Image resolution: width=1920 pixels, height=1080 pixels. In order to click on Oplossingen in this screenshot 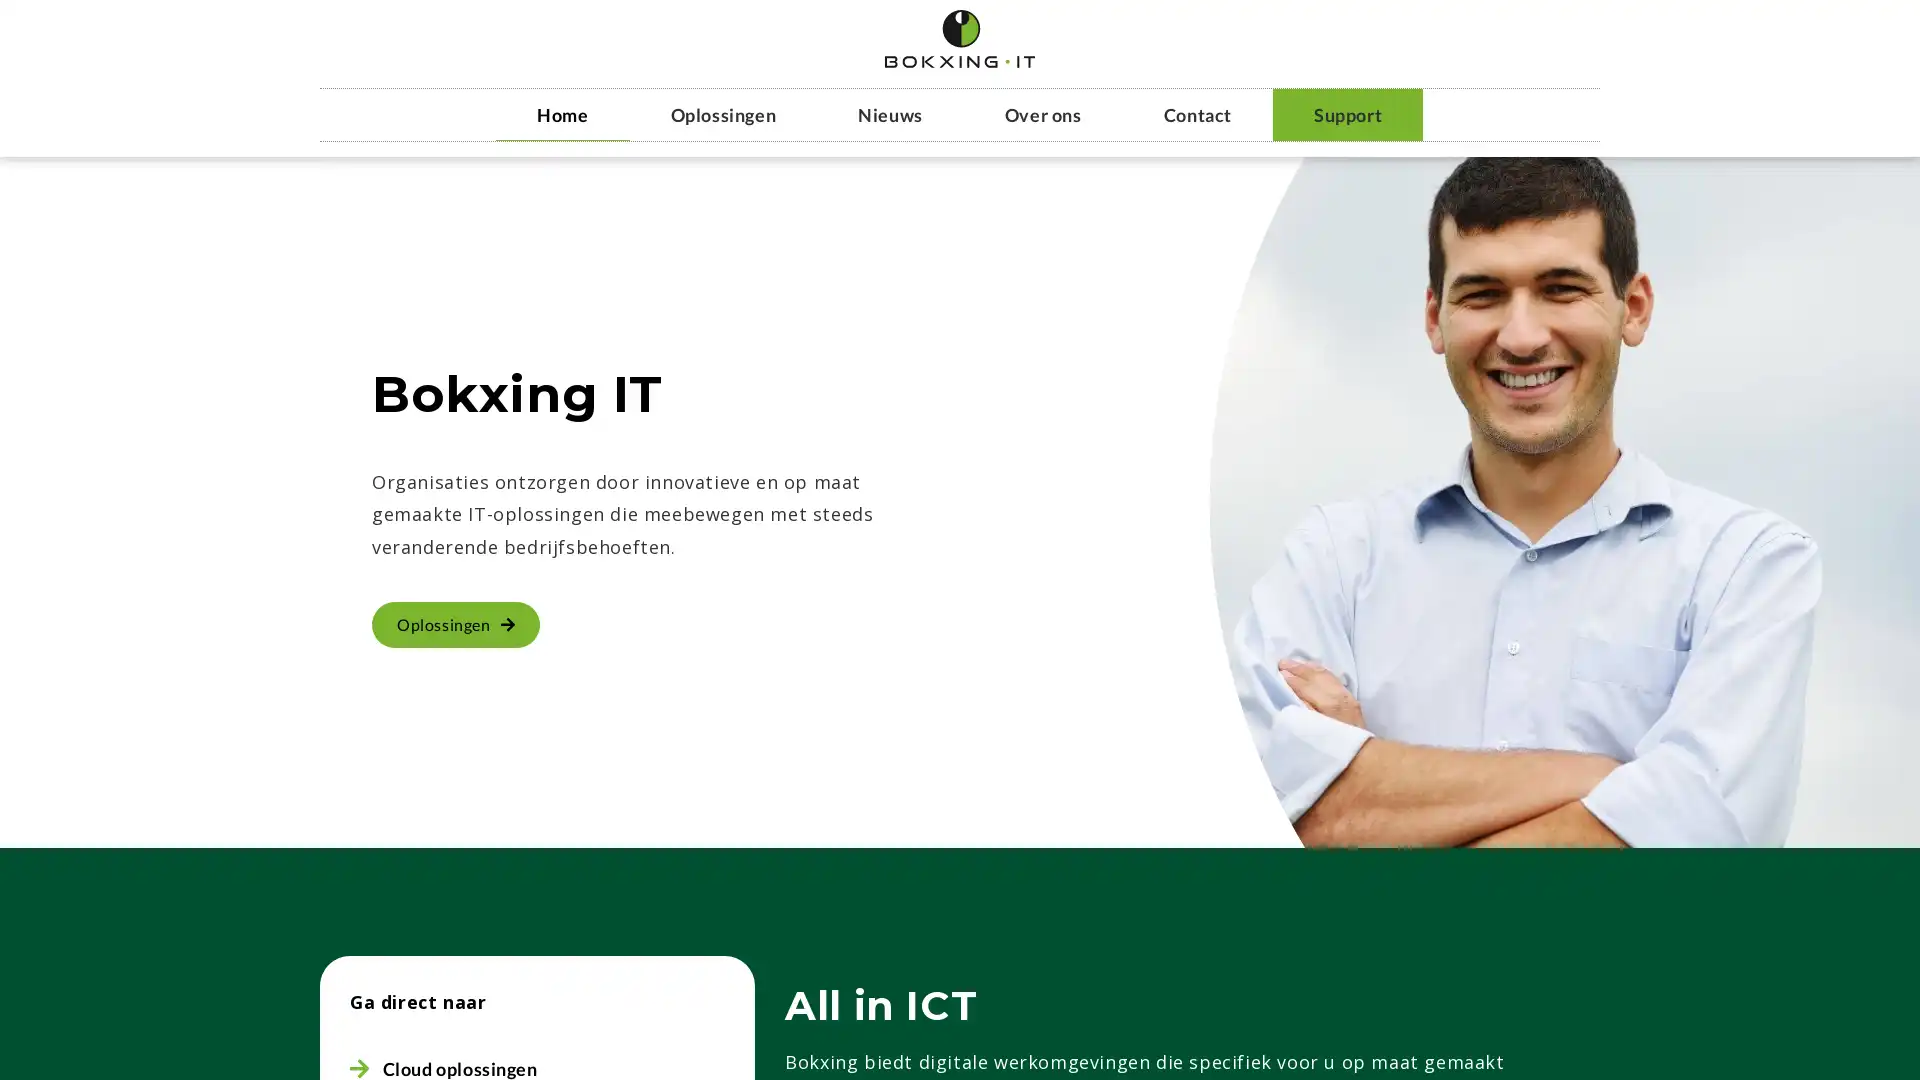, I will do `click(454, 623)`.